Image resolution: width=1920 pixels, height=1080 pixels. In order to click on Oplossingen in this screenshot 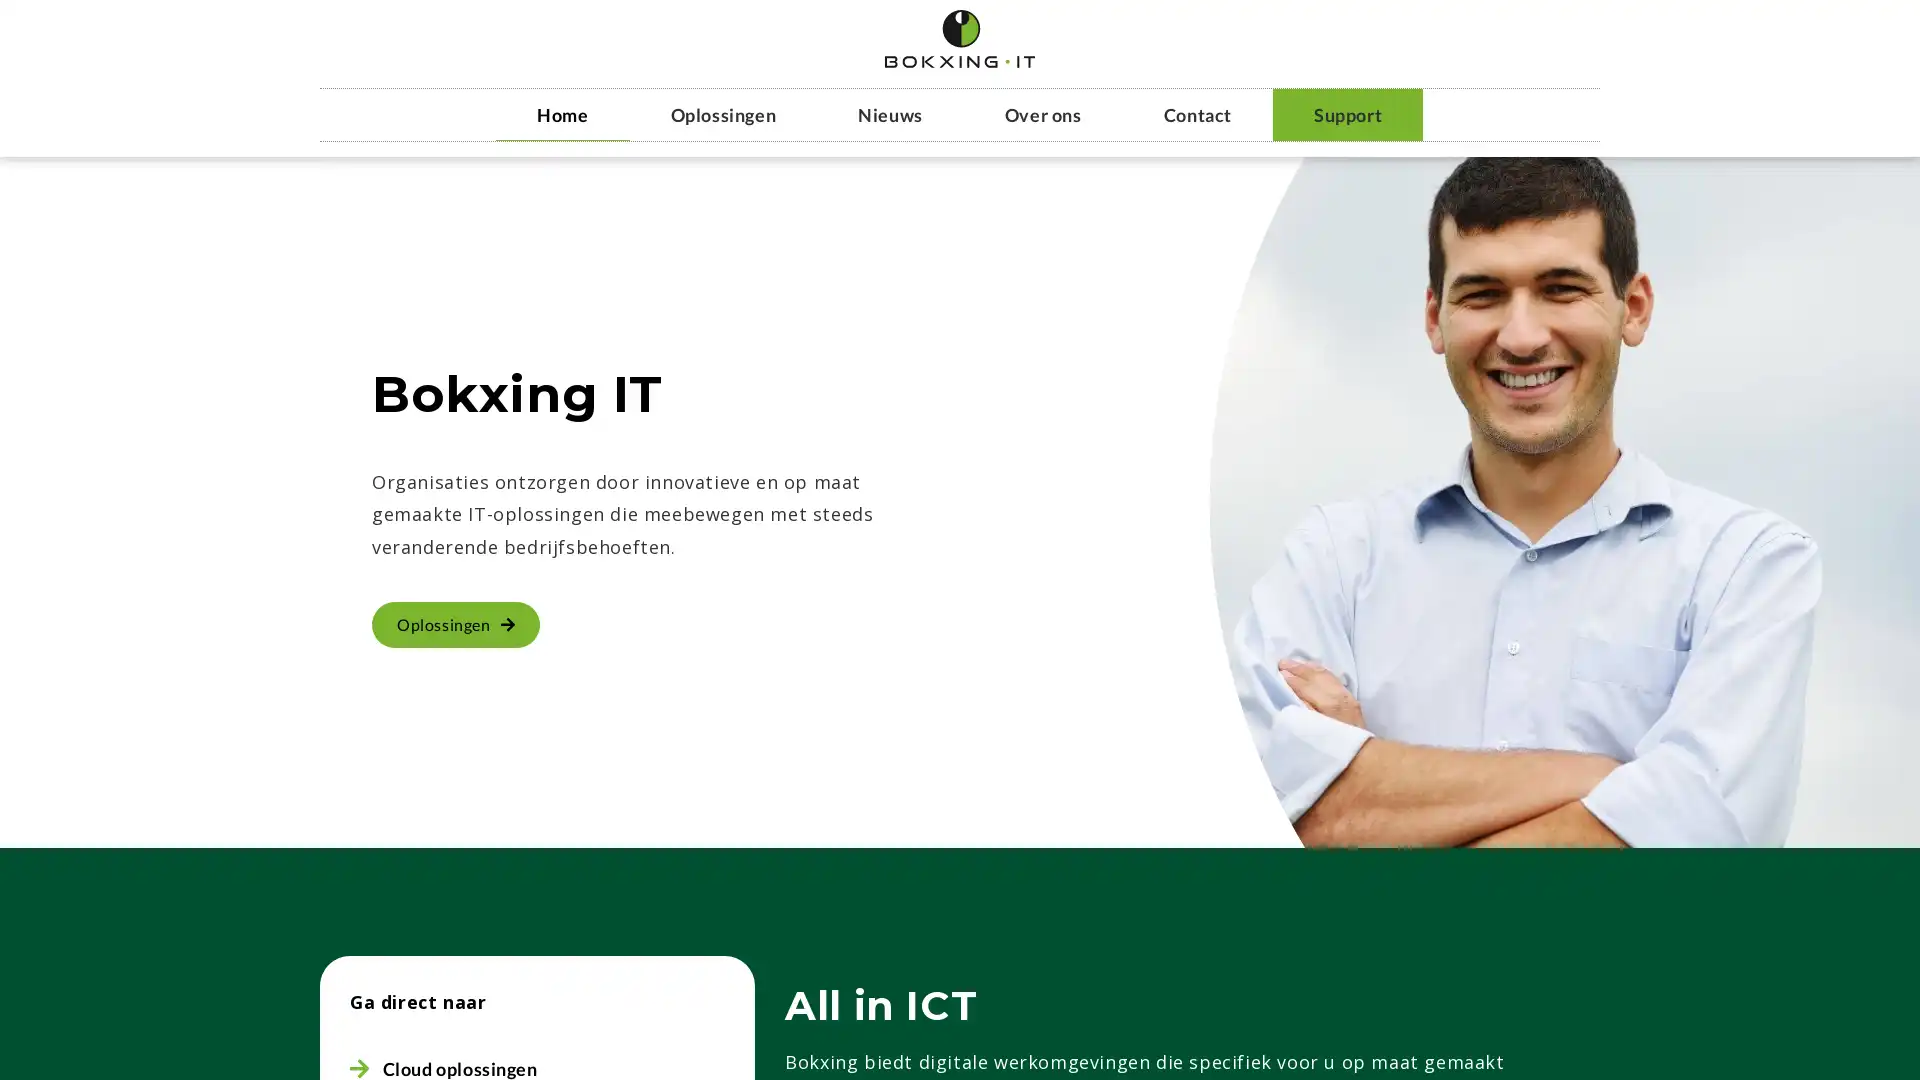, I will do `click(454, 623)`.